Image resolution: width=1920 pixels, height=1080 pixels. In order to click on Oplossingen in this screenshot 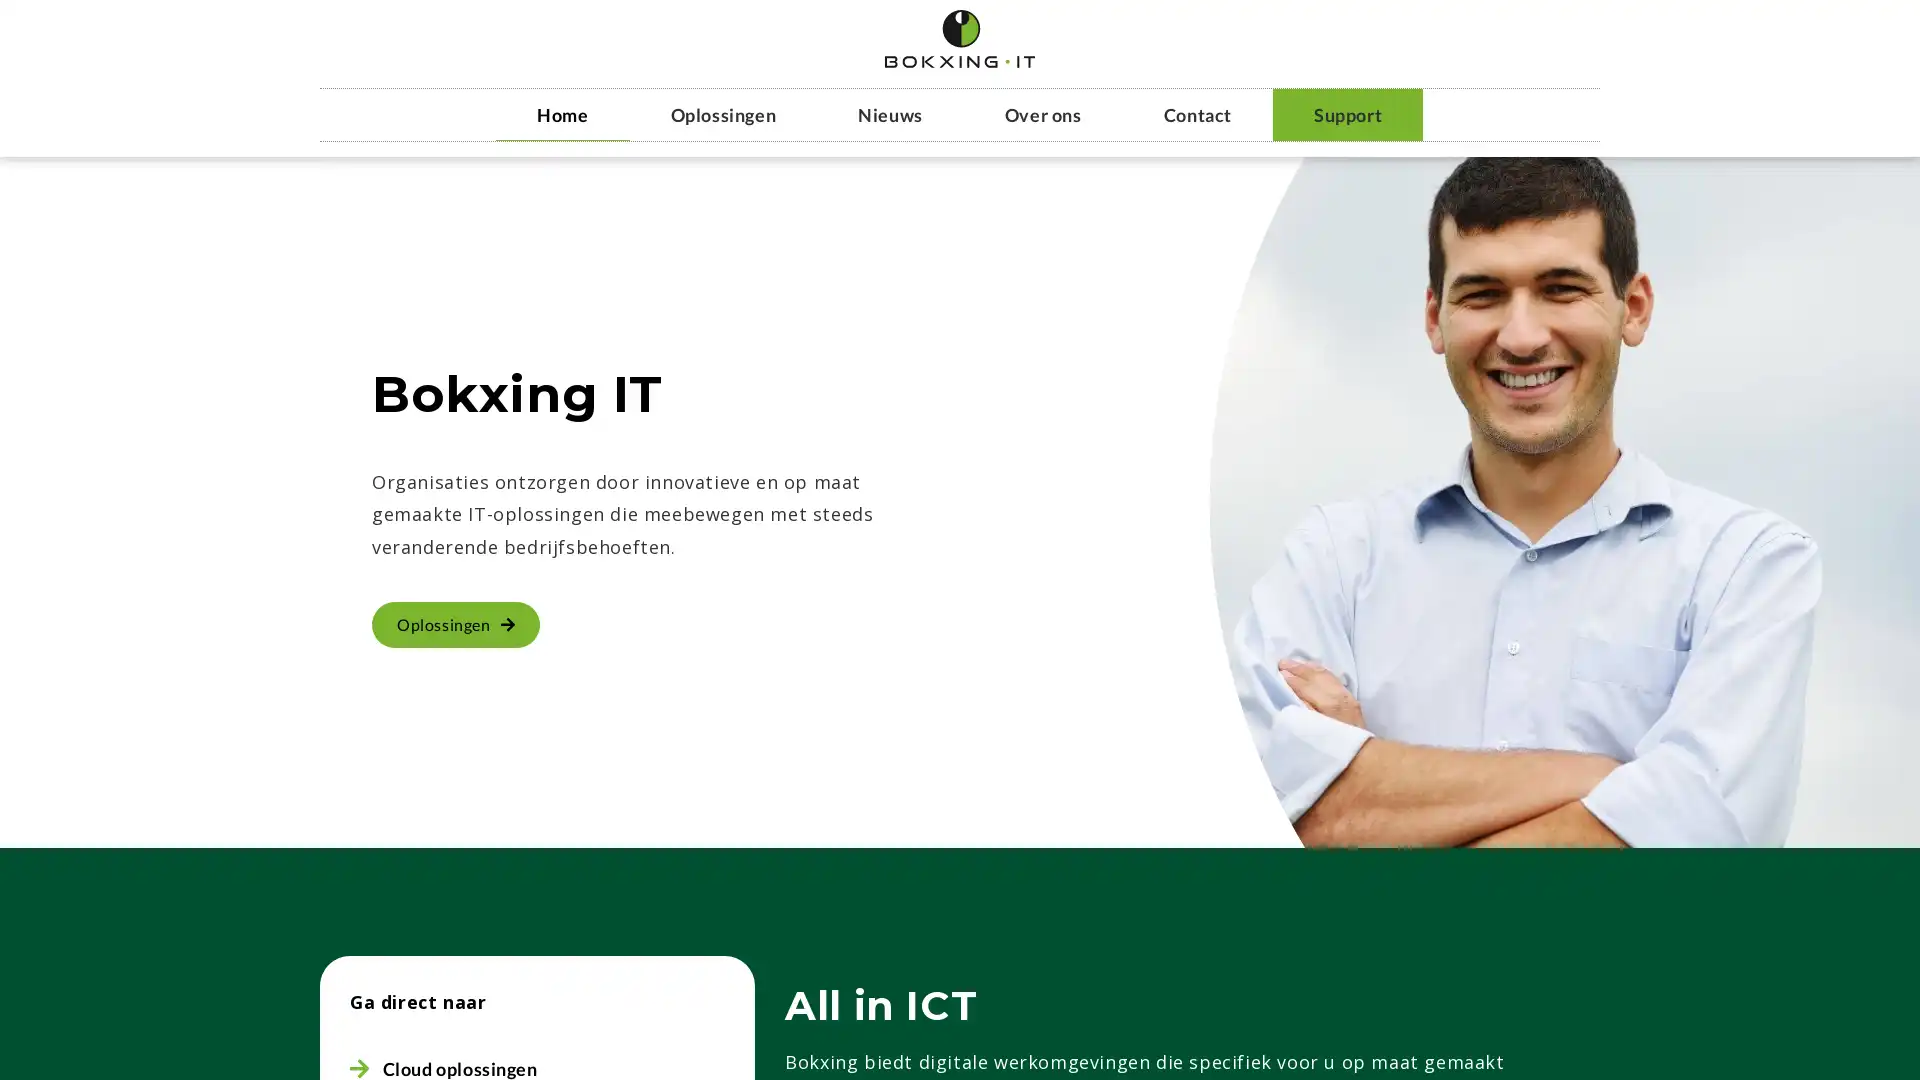, I will do `click(454, 623)`.